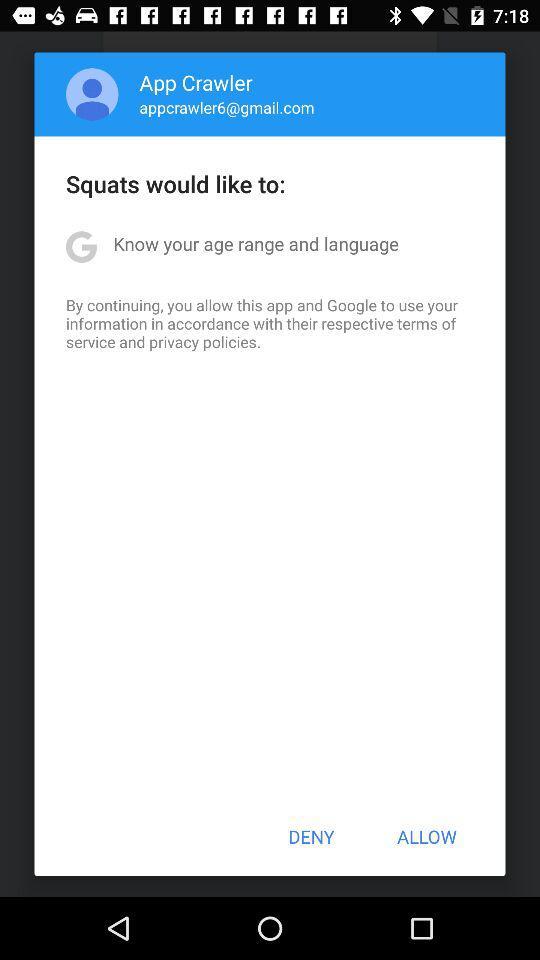 The height and width of the screenshot is (960, 540). I want to click on button next to allow button, so click(311, 836).